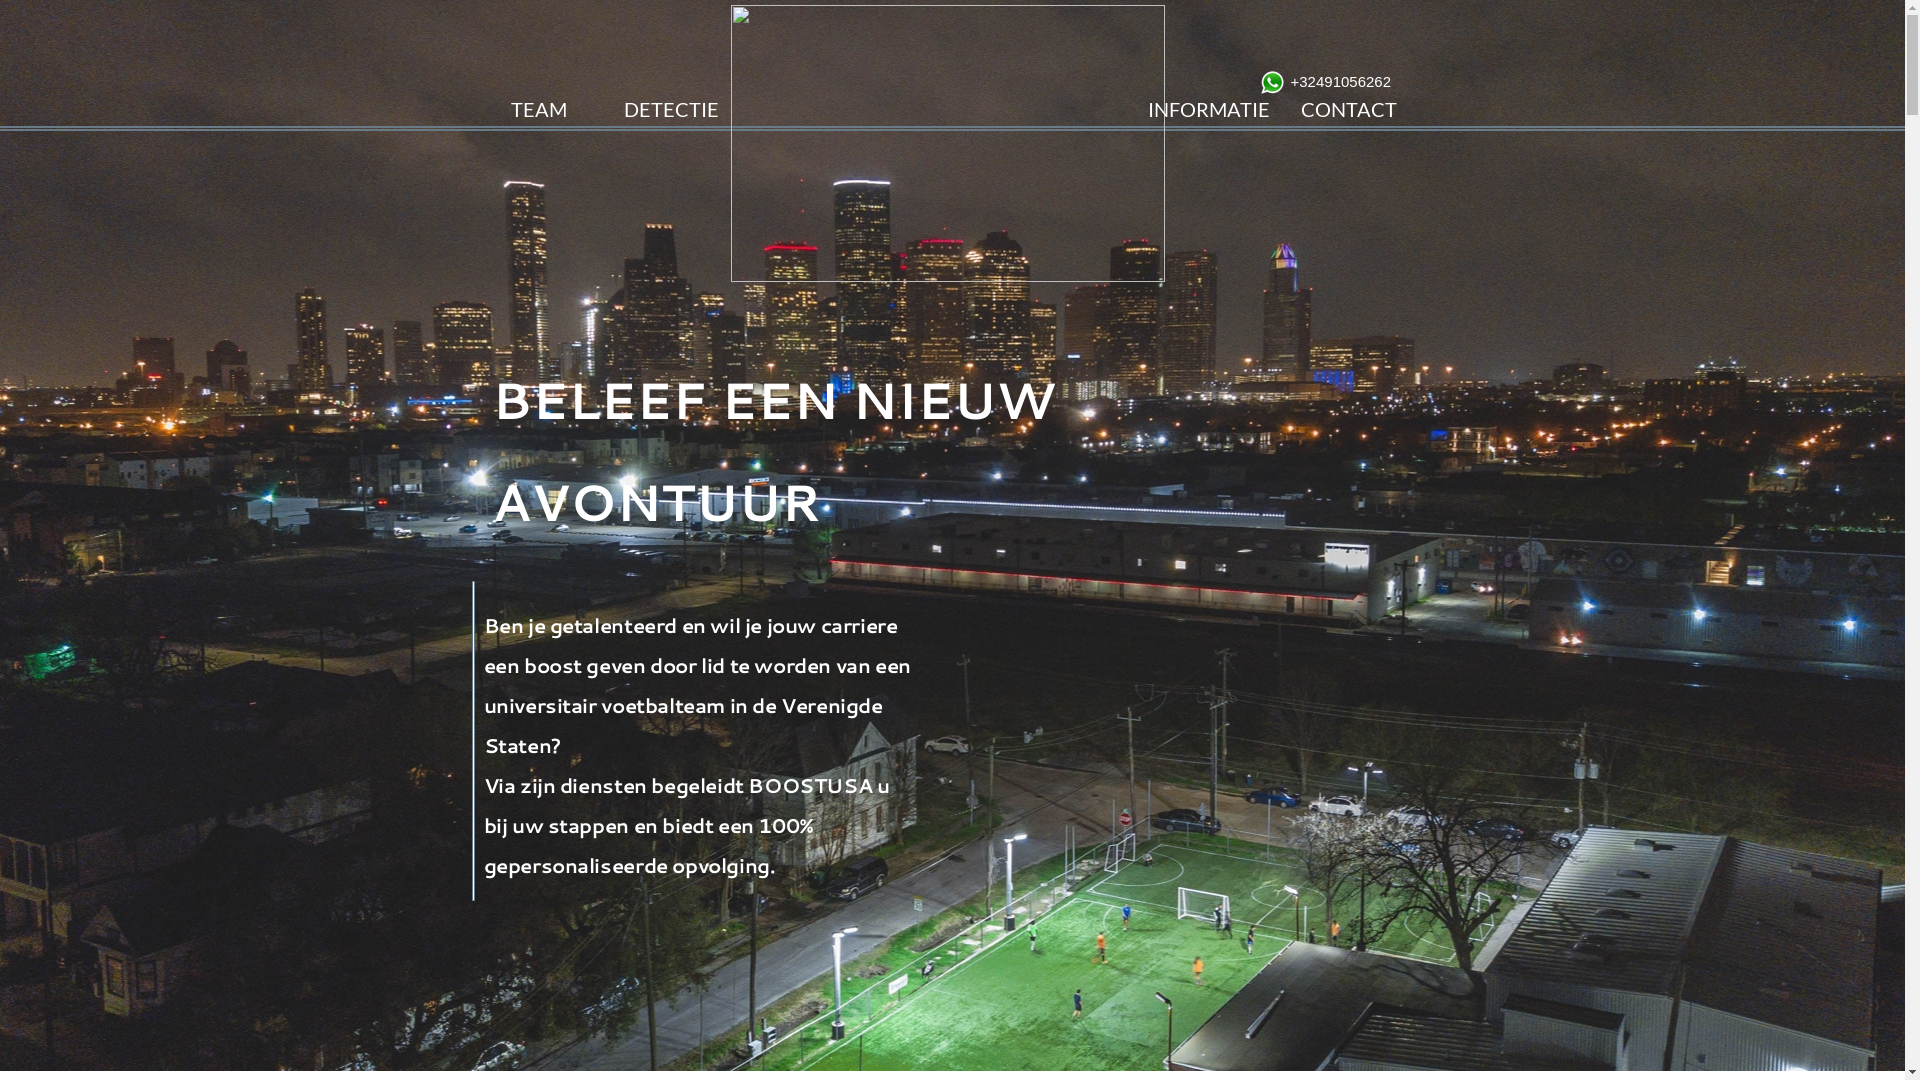  Describe the element at coordinates (1290, 80) in the screenshot. I see `'+32491056262'` at that location.